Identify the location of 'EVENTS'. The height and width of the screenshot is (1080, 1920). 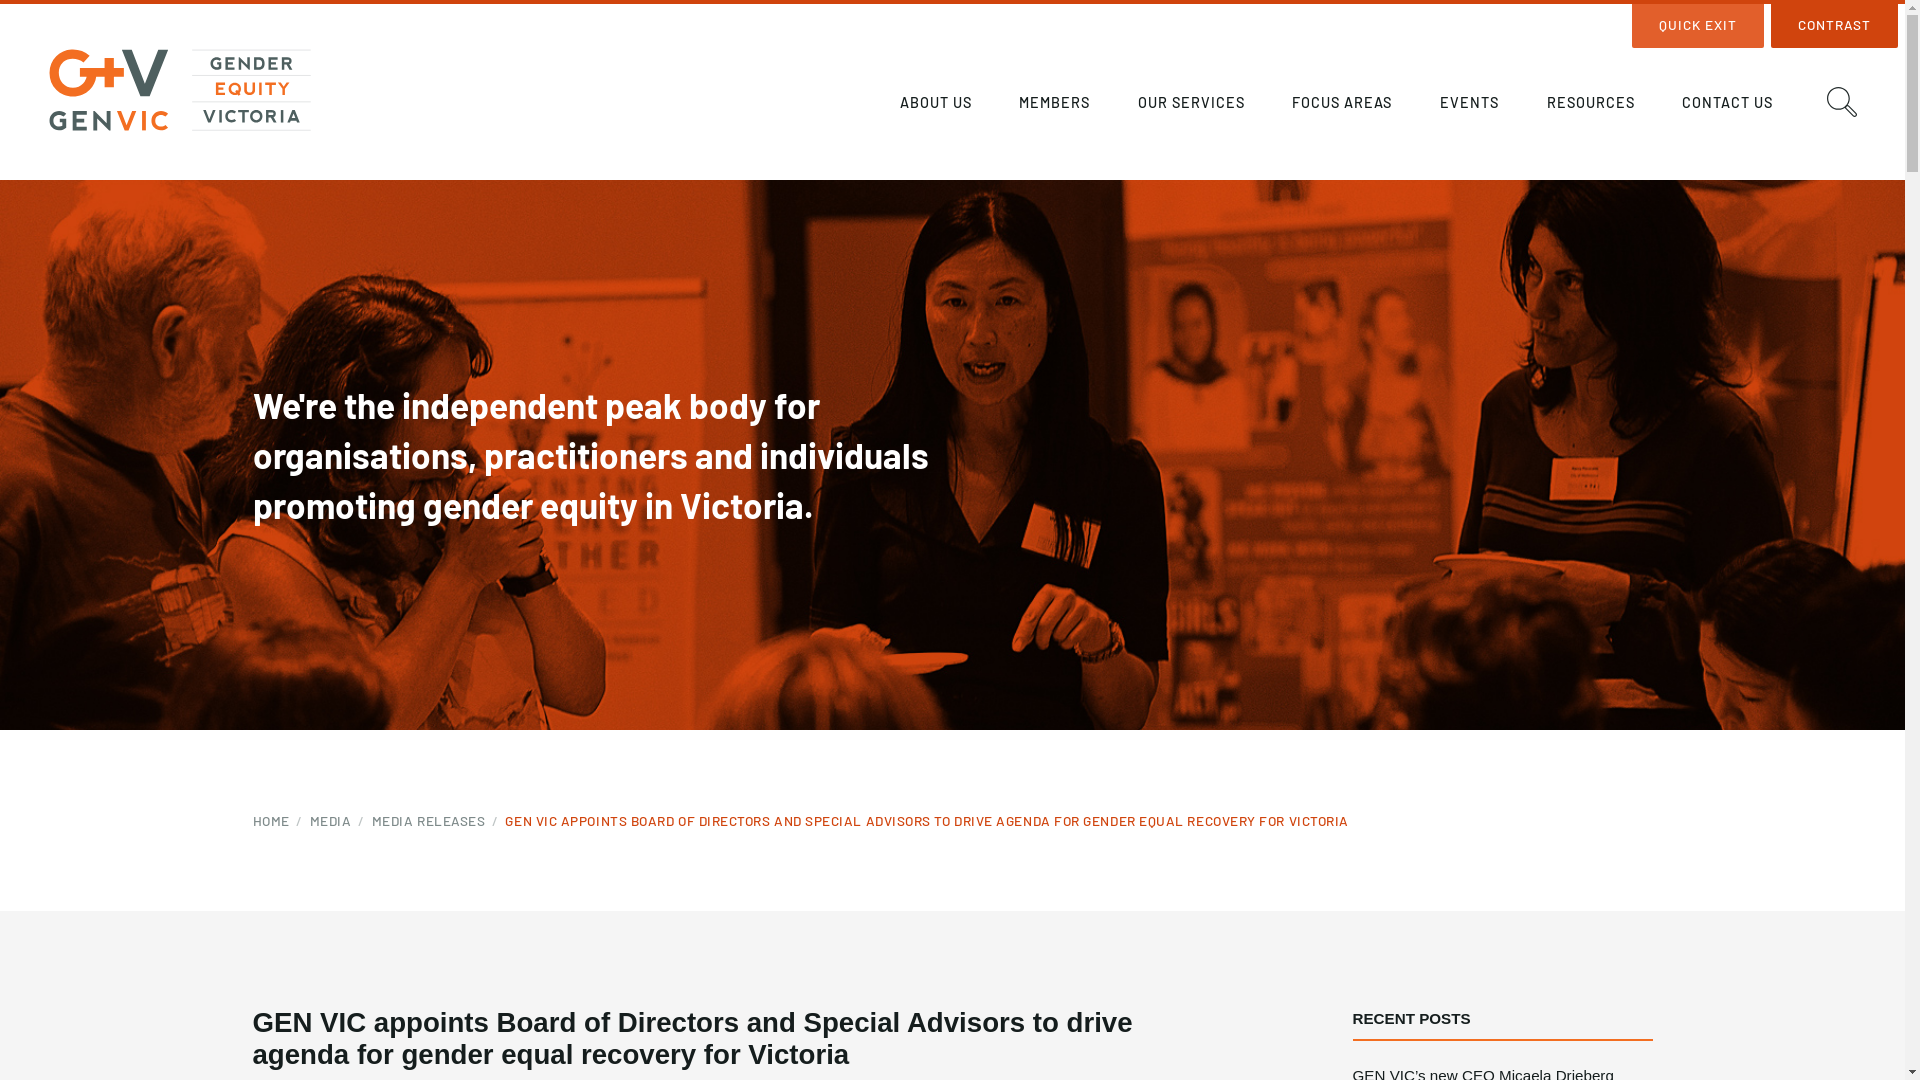
(1469, 105).